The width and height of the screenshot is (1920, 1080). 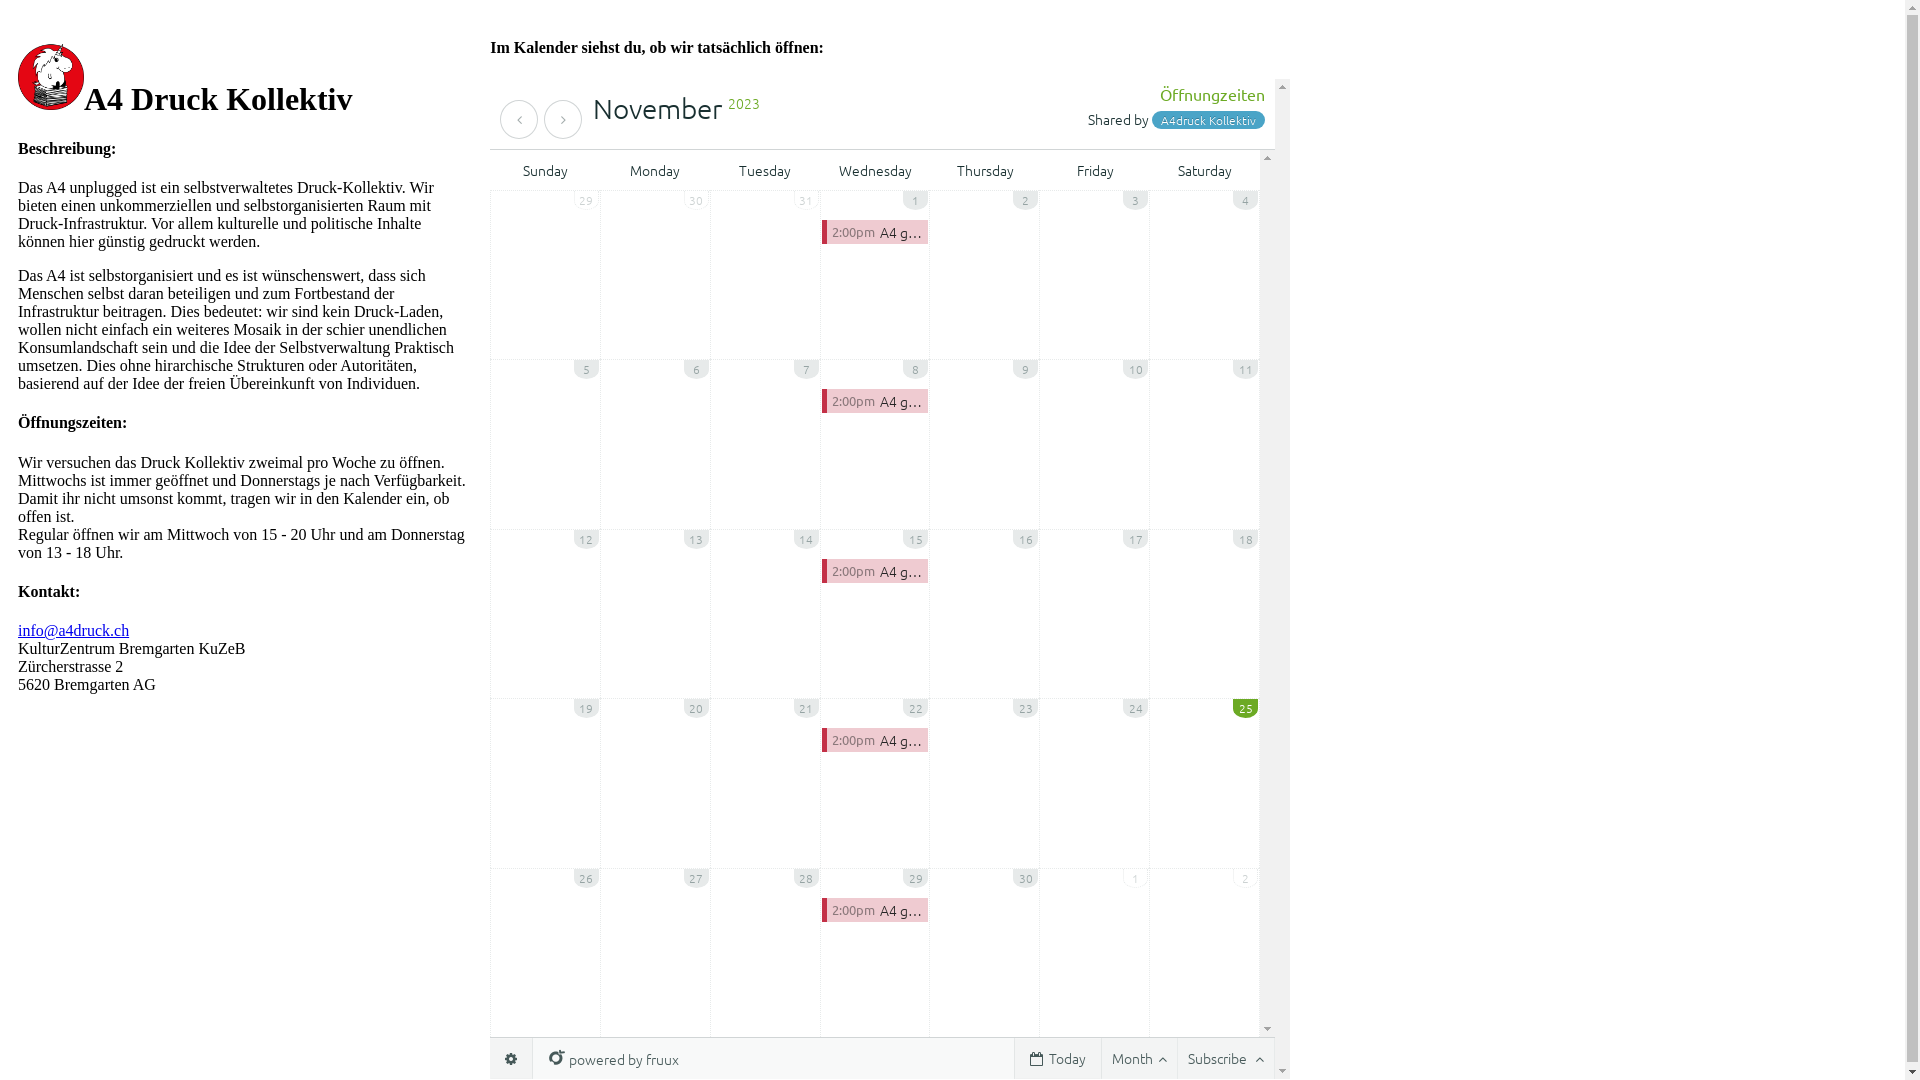 What do you see at coordinates (18, 630) in the screenshot?
I see `'info@a4druck.ch'` at bounding box center [18, 630].